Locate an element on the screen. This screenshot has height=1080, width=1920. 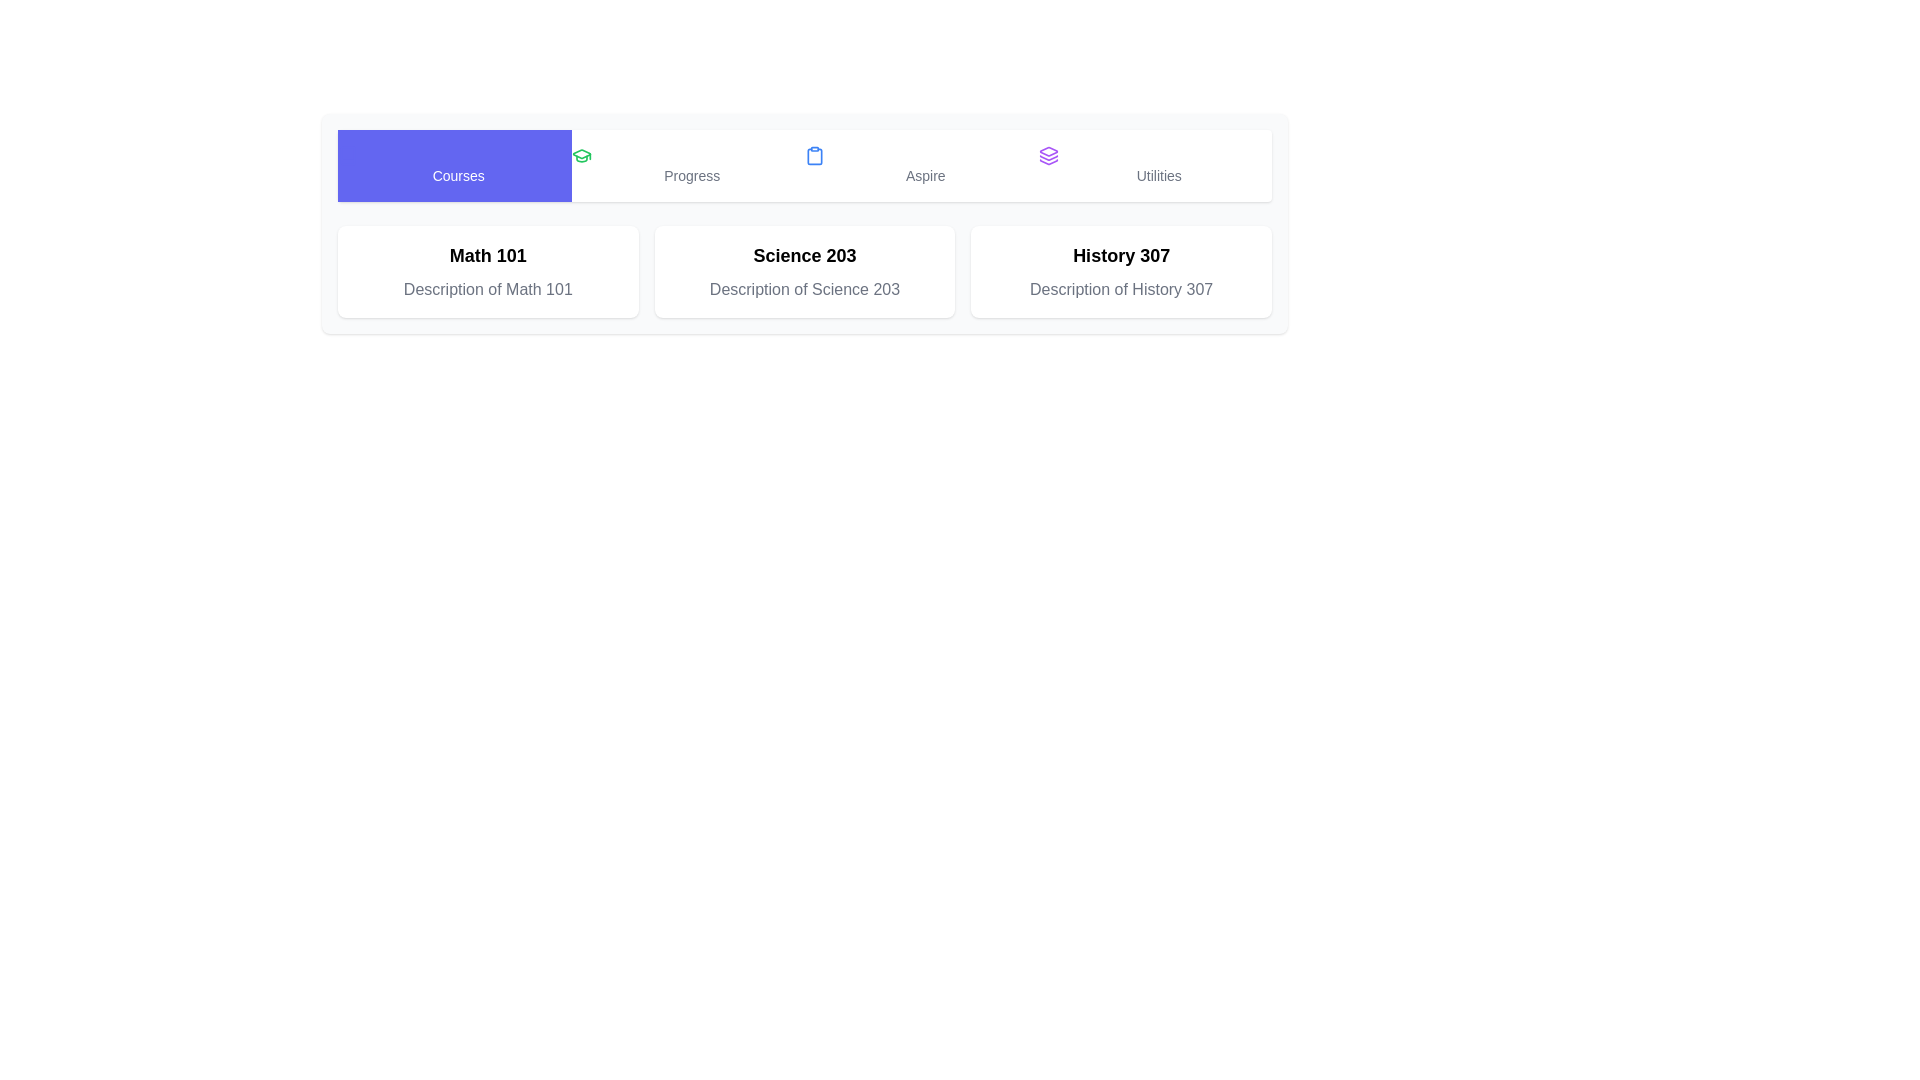
text label that serves as the header for the card associated with 'History 307', located in the third column from the left and positioned above the description text is located at coordinates (1121, 254).